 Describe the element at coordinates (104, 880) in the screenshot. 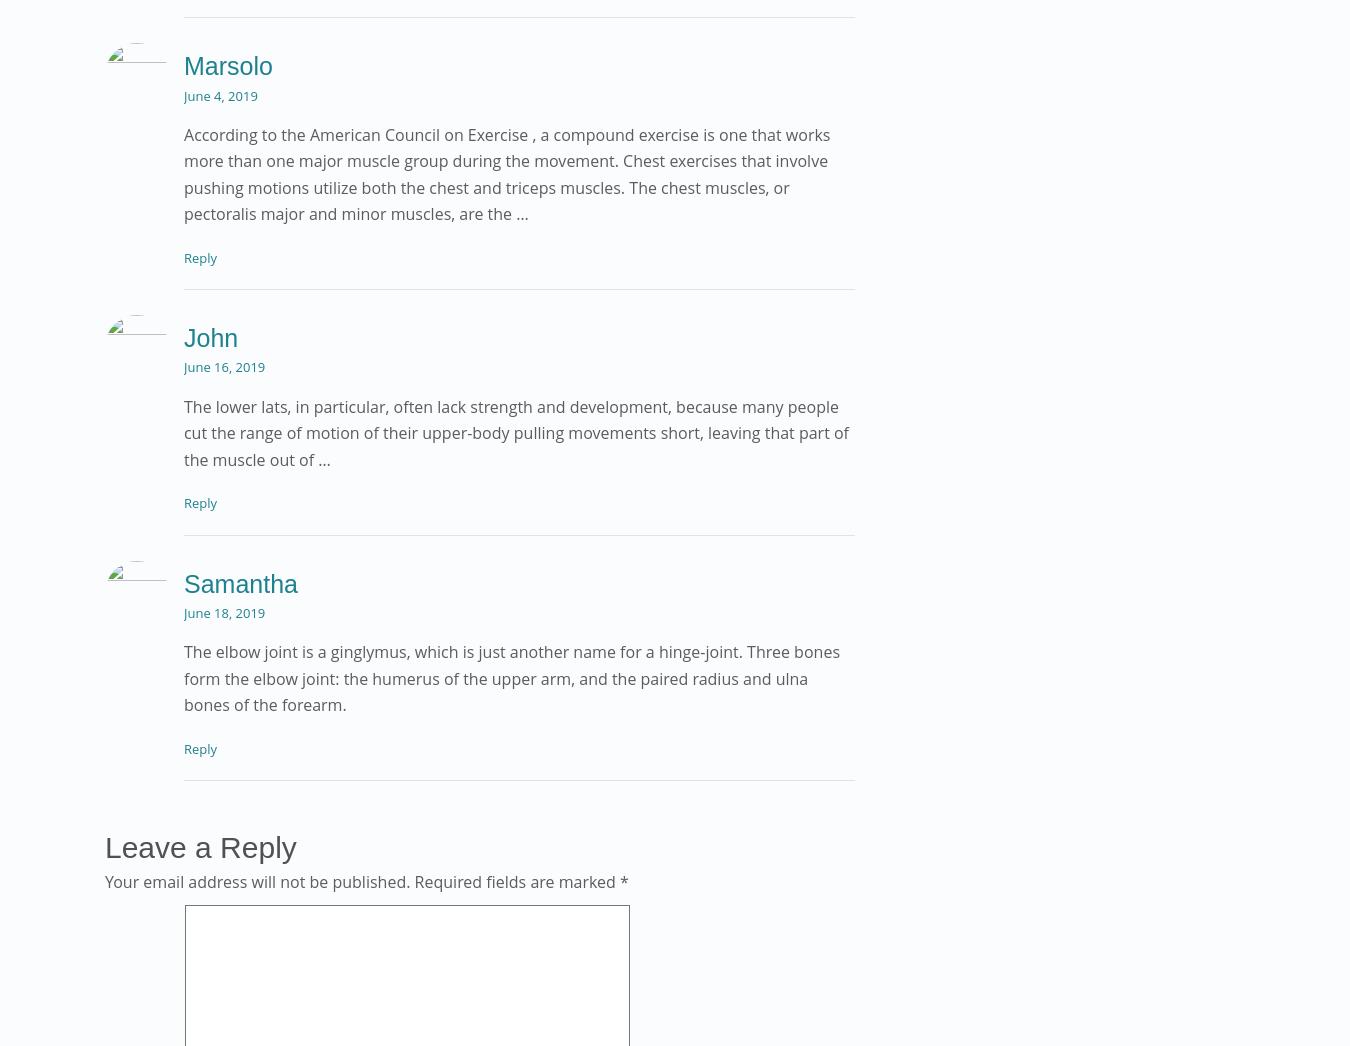

I see `'Your email address will not be published.'` at that location.